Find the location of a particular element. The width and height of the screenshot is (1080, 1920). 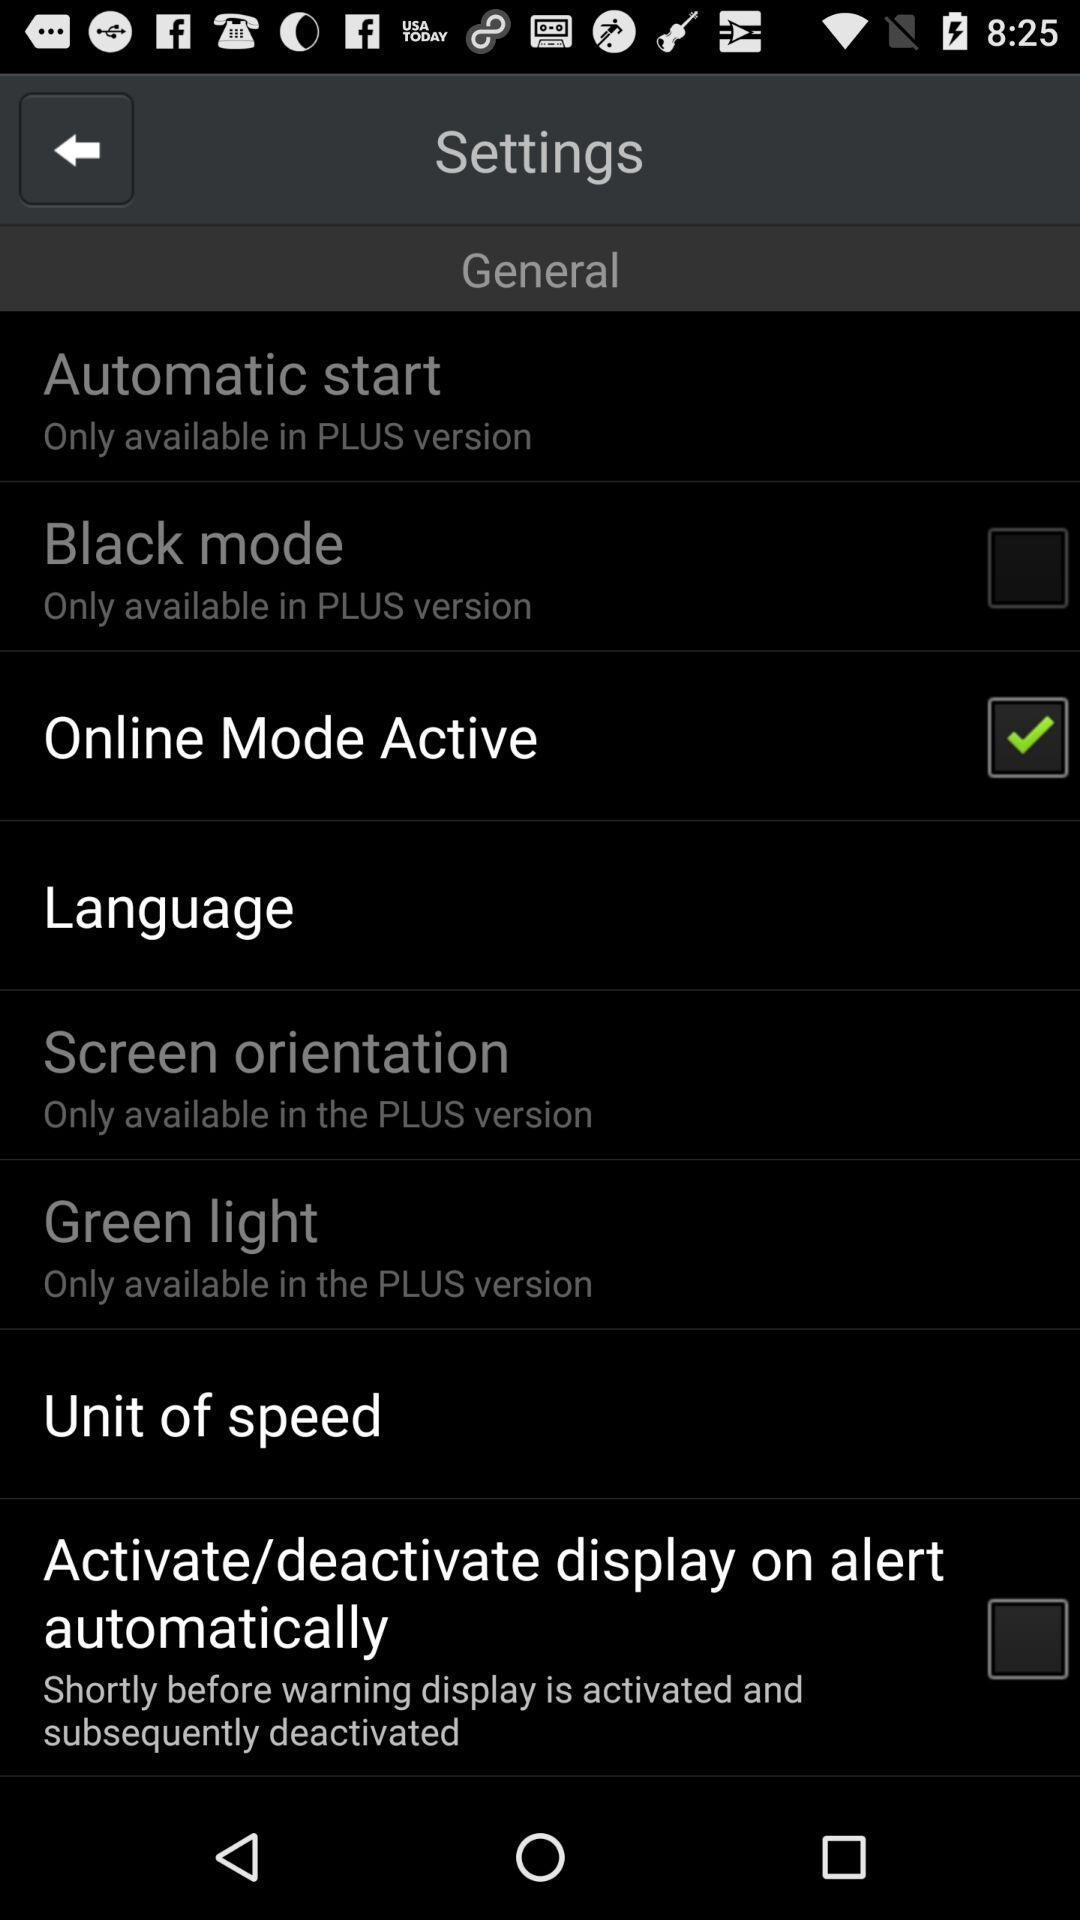

icon above the automatic start item is located at coordinates (540, 267).